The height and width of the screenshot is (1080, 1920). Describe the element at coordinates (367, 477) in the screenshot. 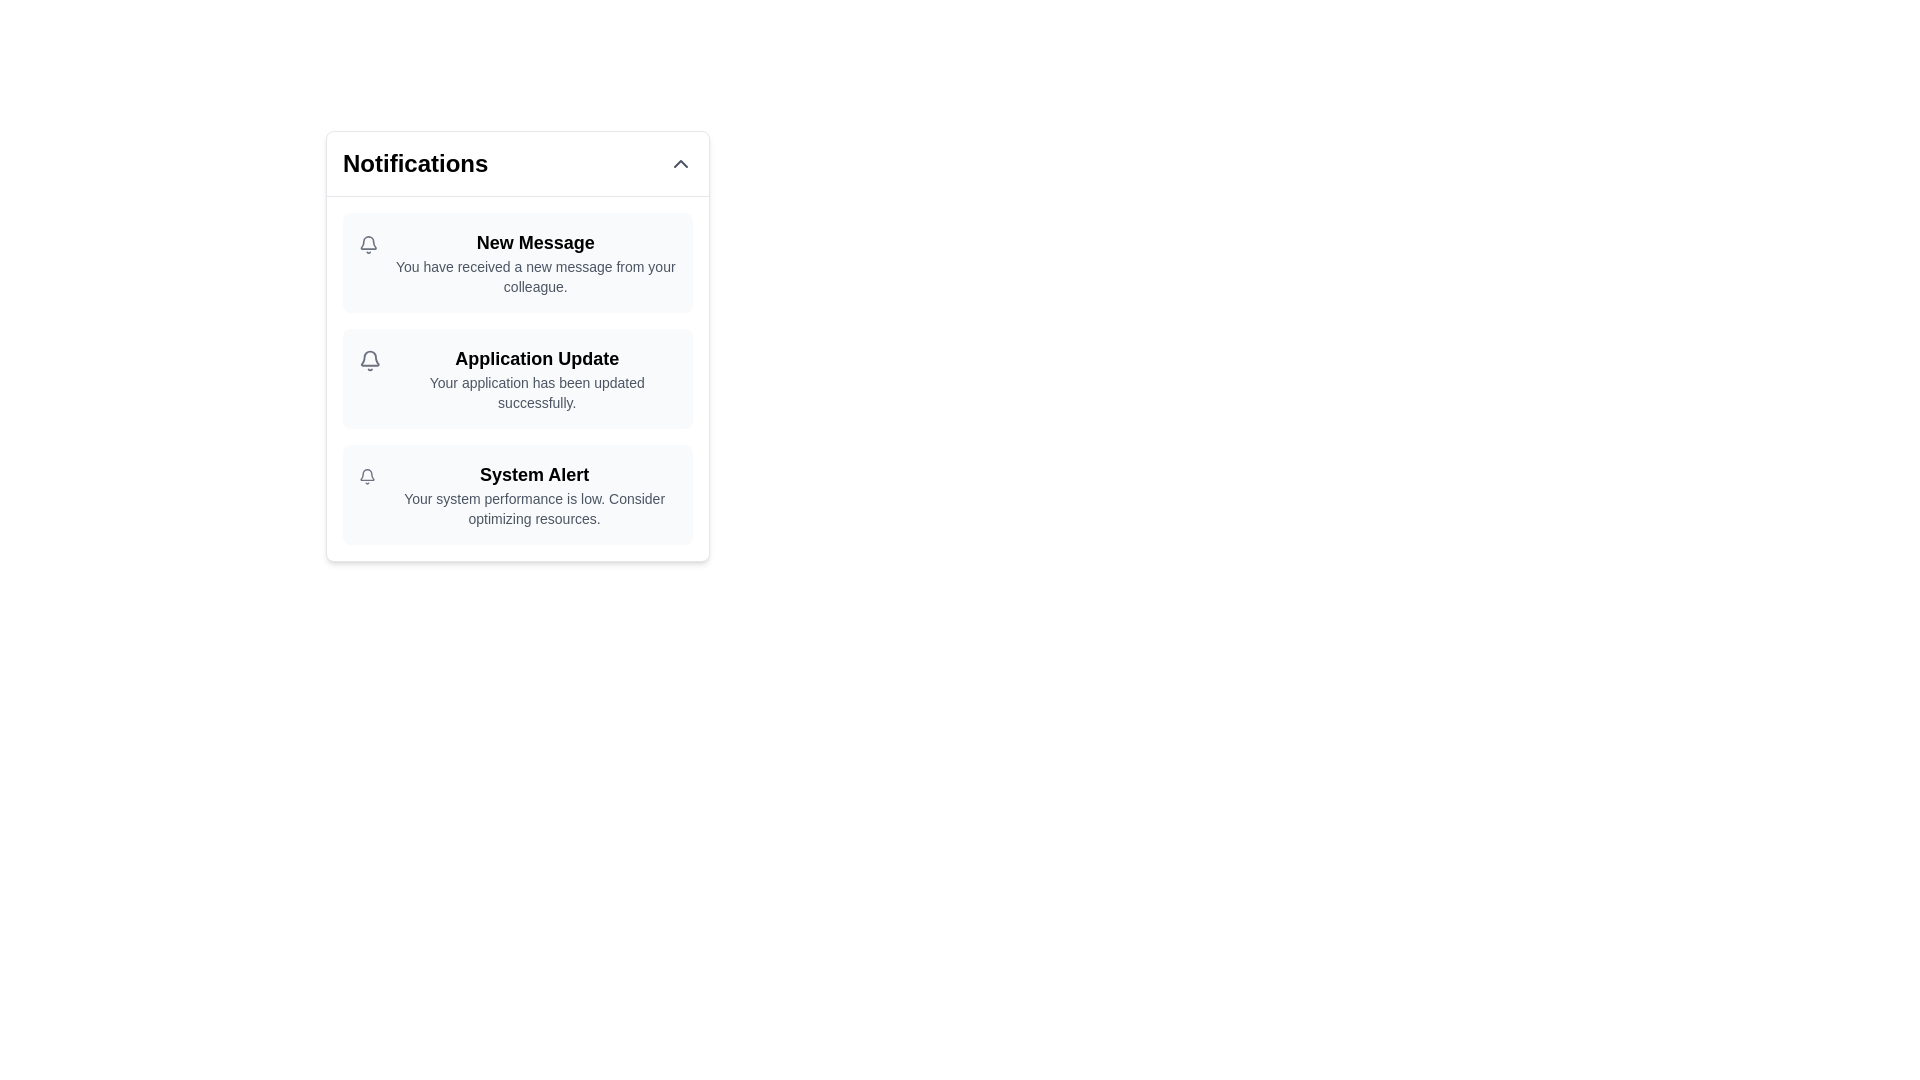

I see `the bell icon located on the left side of the 'System Alert' notification card, which is the last item in the notifications list` at that location.